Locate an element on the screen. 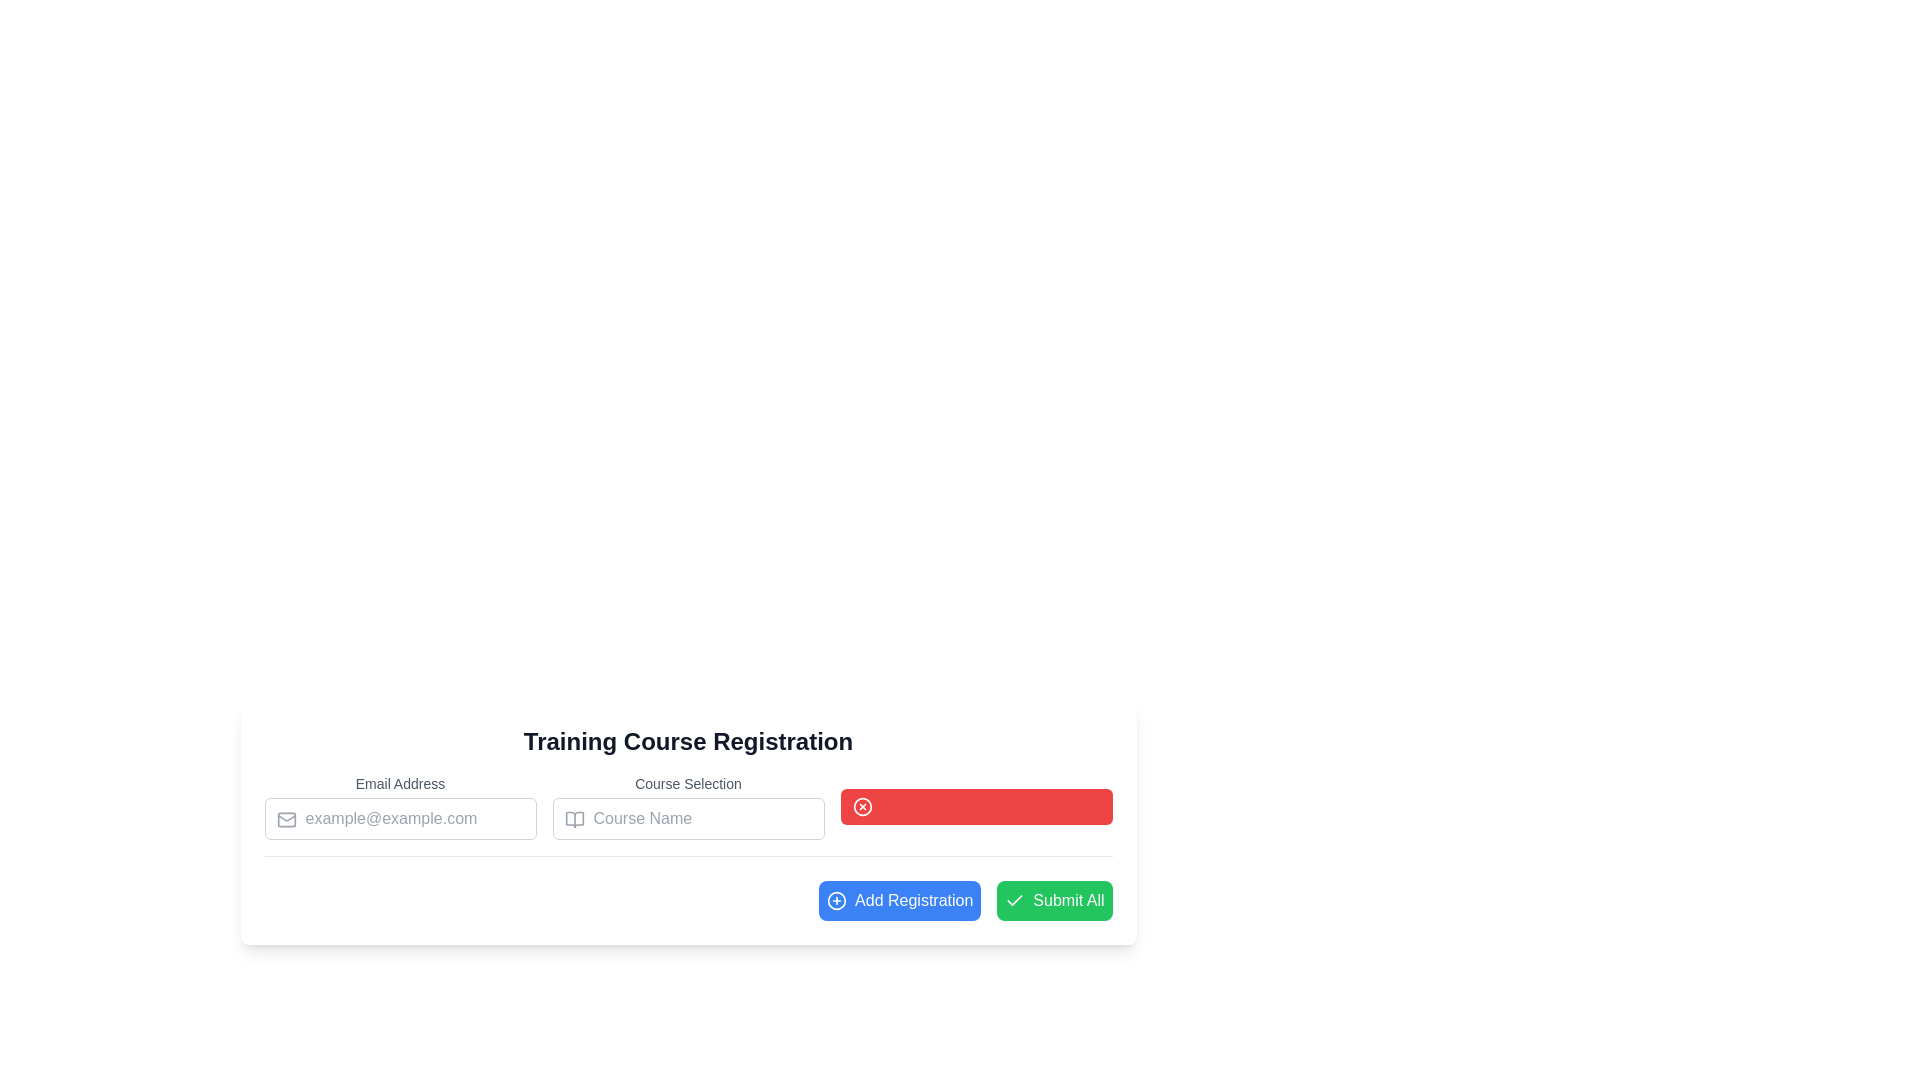 This screenshot has width=1920, height=1080. the small green checkmark icon located within the 'Submit All' green button is located at coordinates (1015, 901).